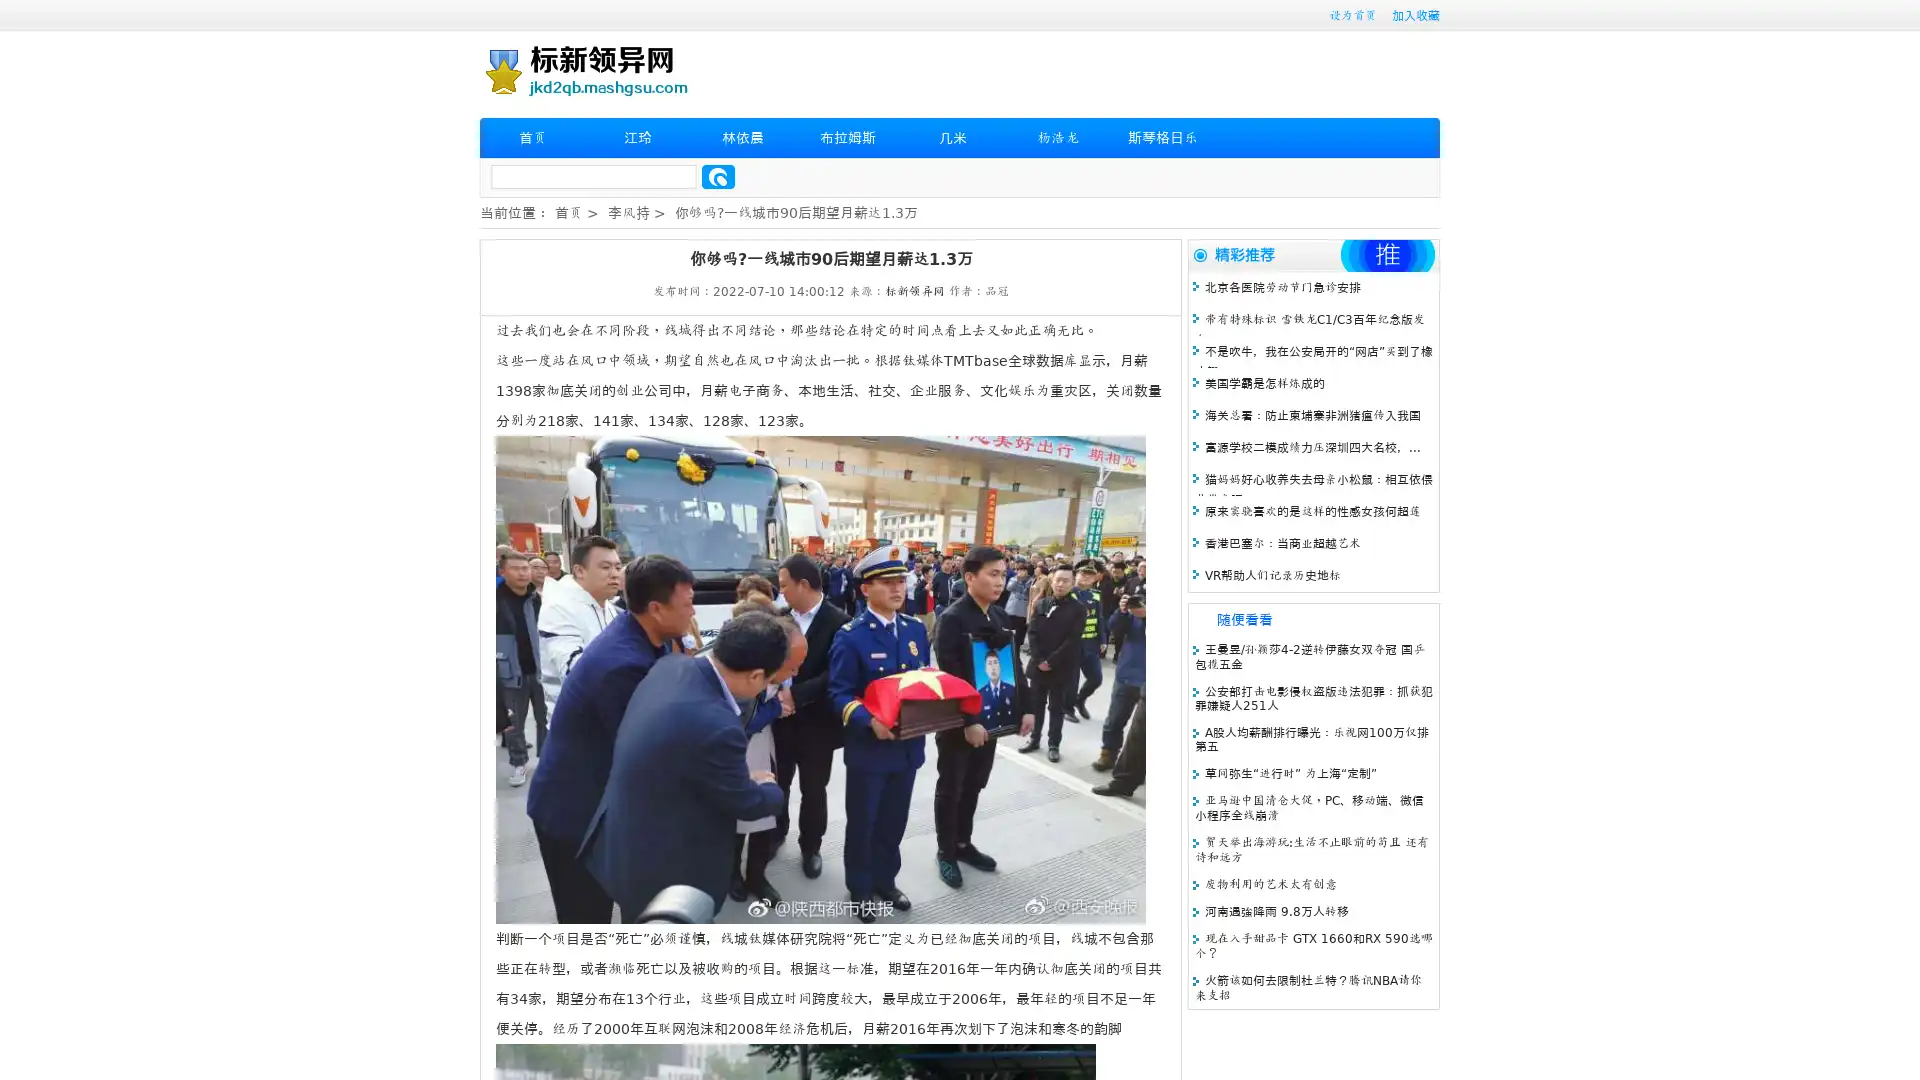  Describe the element at coordinates (718, 176) in the screenshot. I see `Search` at that location.